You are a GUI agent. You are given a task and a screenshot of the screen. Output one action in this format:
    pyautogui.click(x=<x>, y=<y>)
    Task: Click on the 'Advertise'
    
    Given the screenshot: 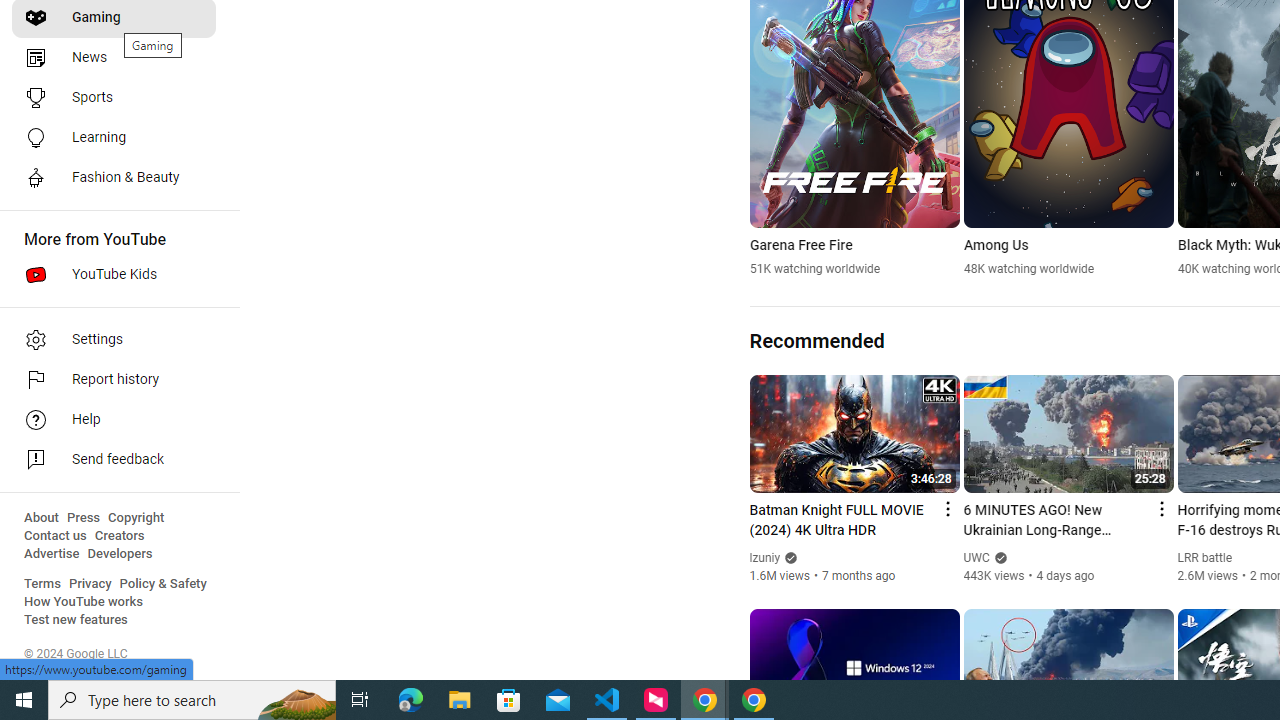 What is the action you would take?
    pyautogui.click(x=51, y=554)
    